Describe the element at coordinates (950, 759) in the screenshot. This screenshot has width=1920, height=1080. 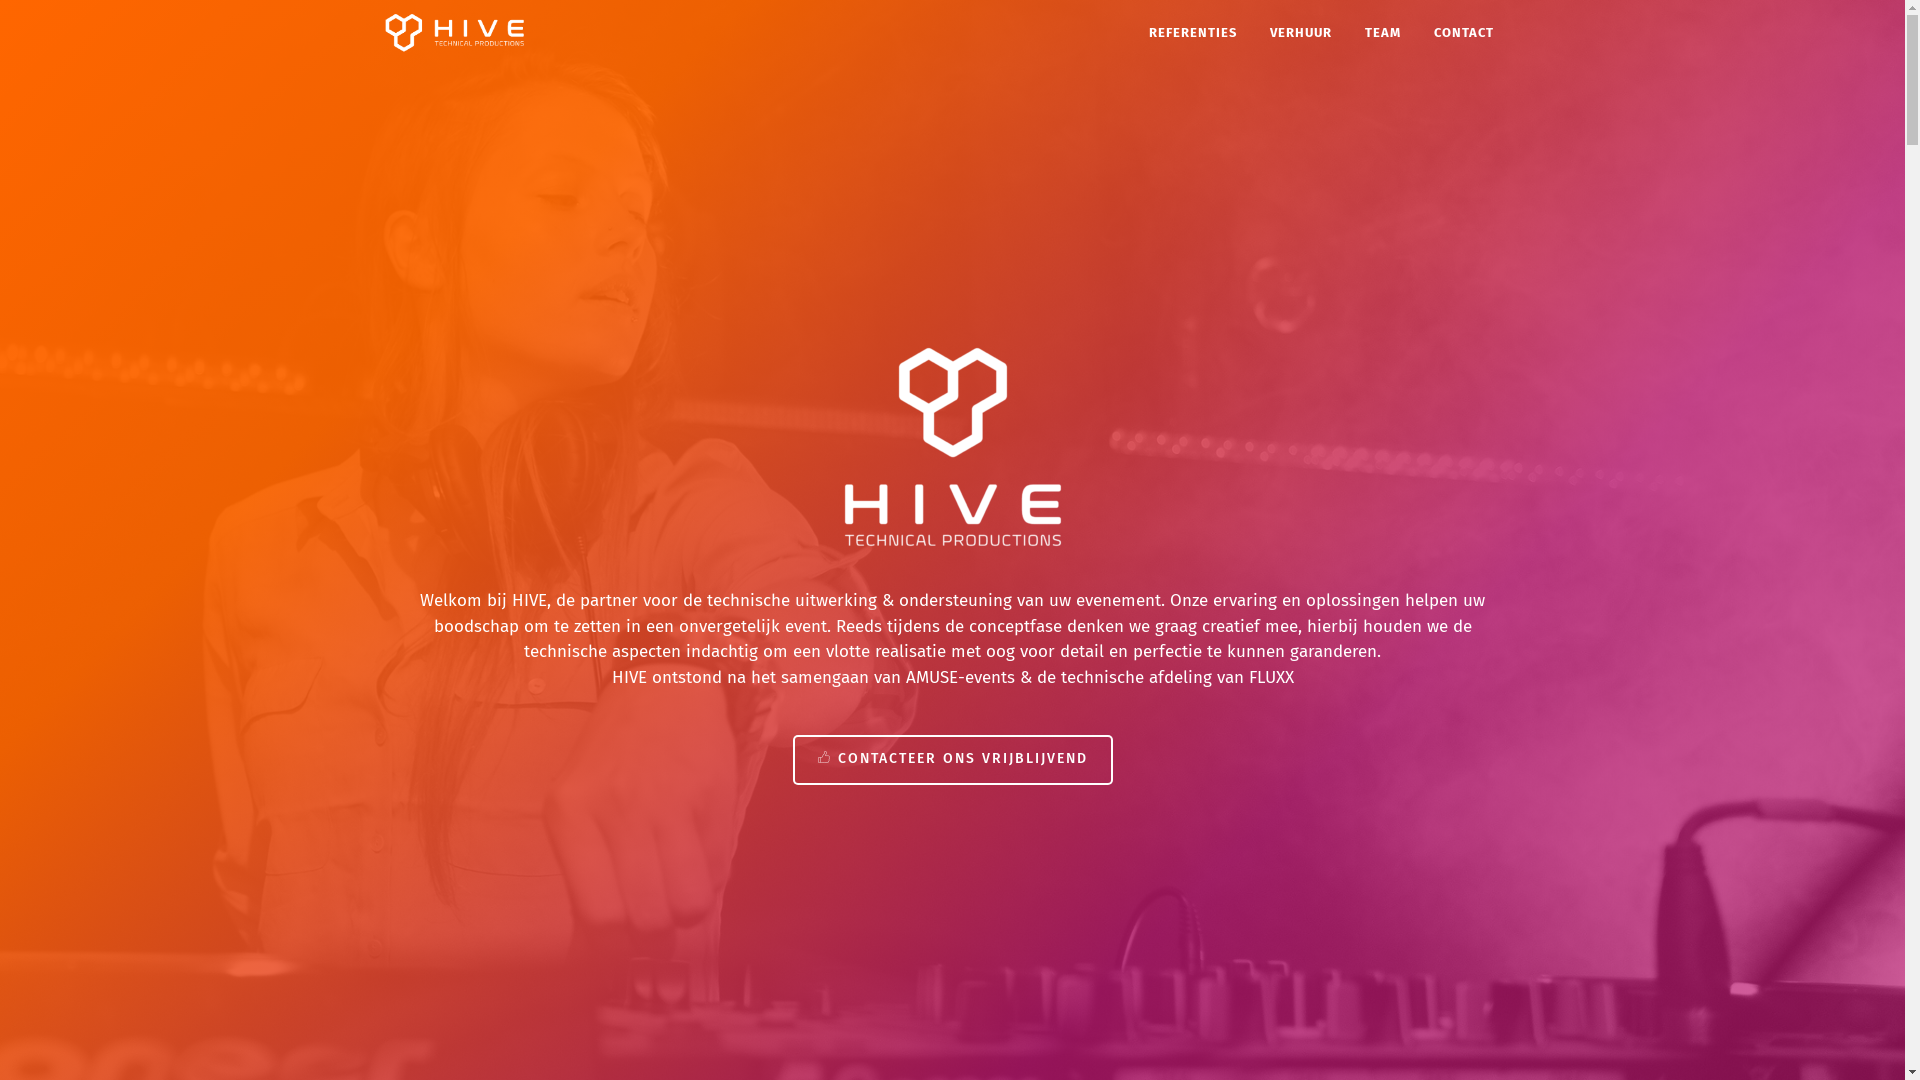
I see `'CONTACTEER ONS VRIJBLIJVEND'` at that location.